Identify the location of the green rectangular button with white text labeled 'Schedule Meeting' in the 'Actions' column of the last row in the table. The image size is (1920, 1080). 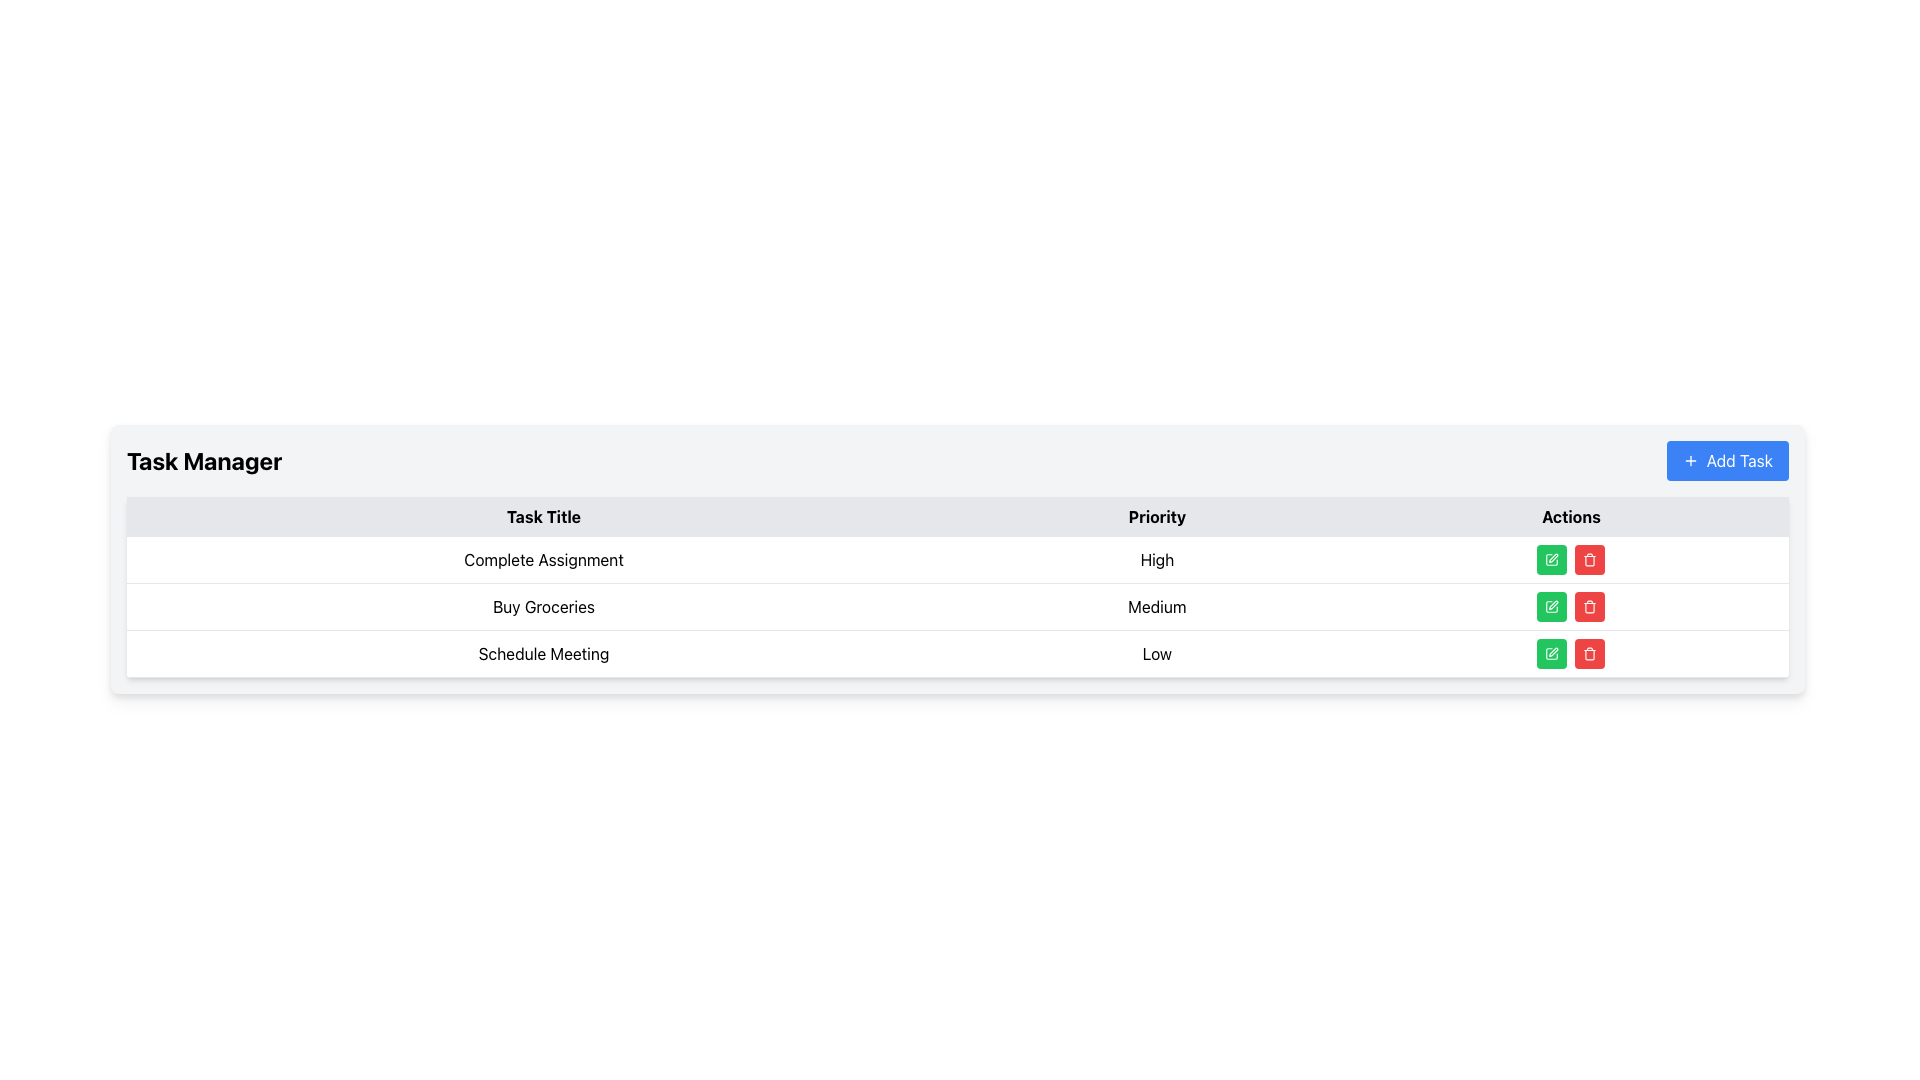
(1551, 654).